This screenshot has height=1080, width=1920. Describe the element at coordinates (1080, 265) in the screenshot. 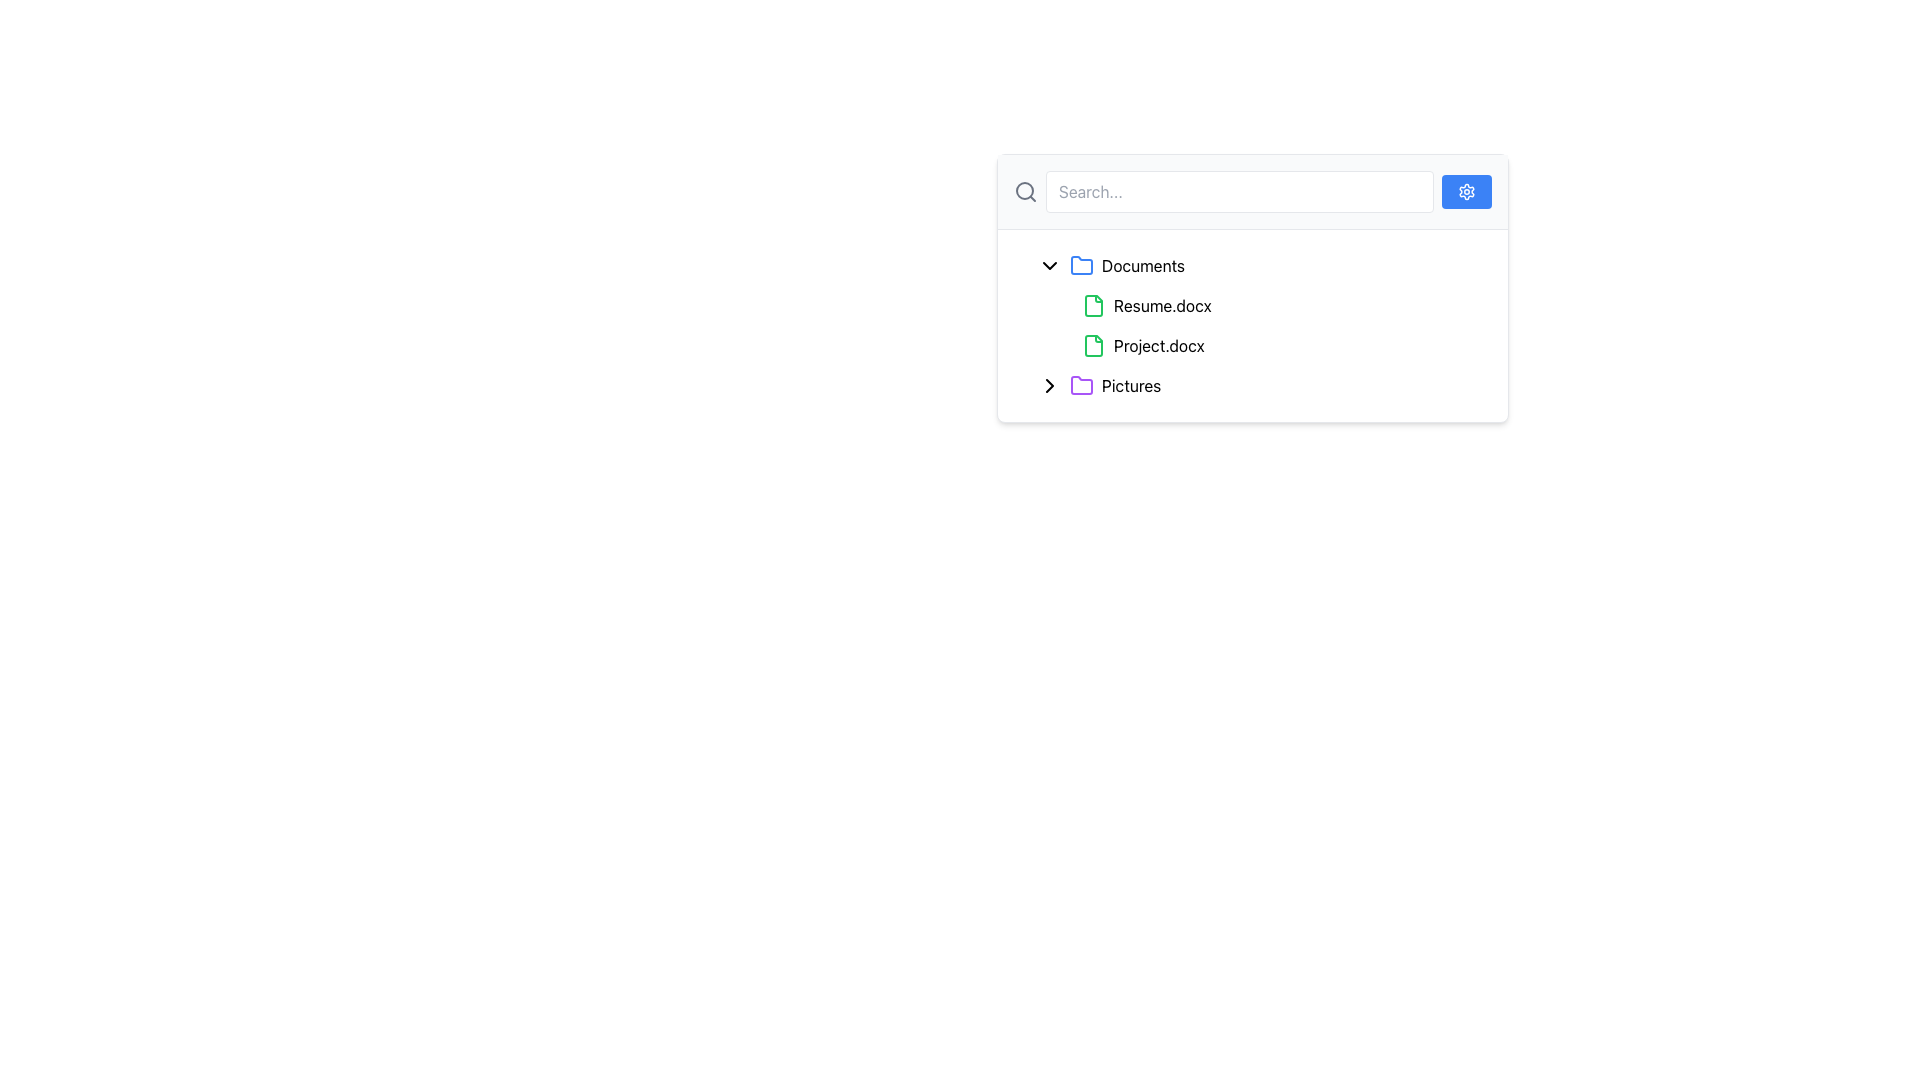

I see `folder icon representing the 'Documents' section, located to the left of the 'Documents' label text` at that location.